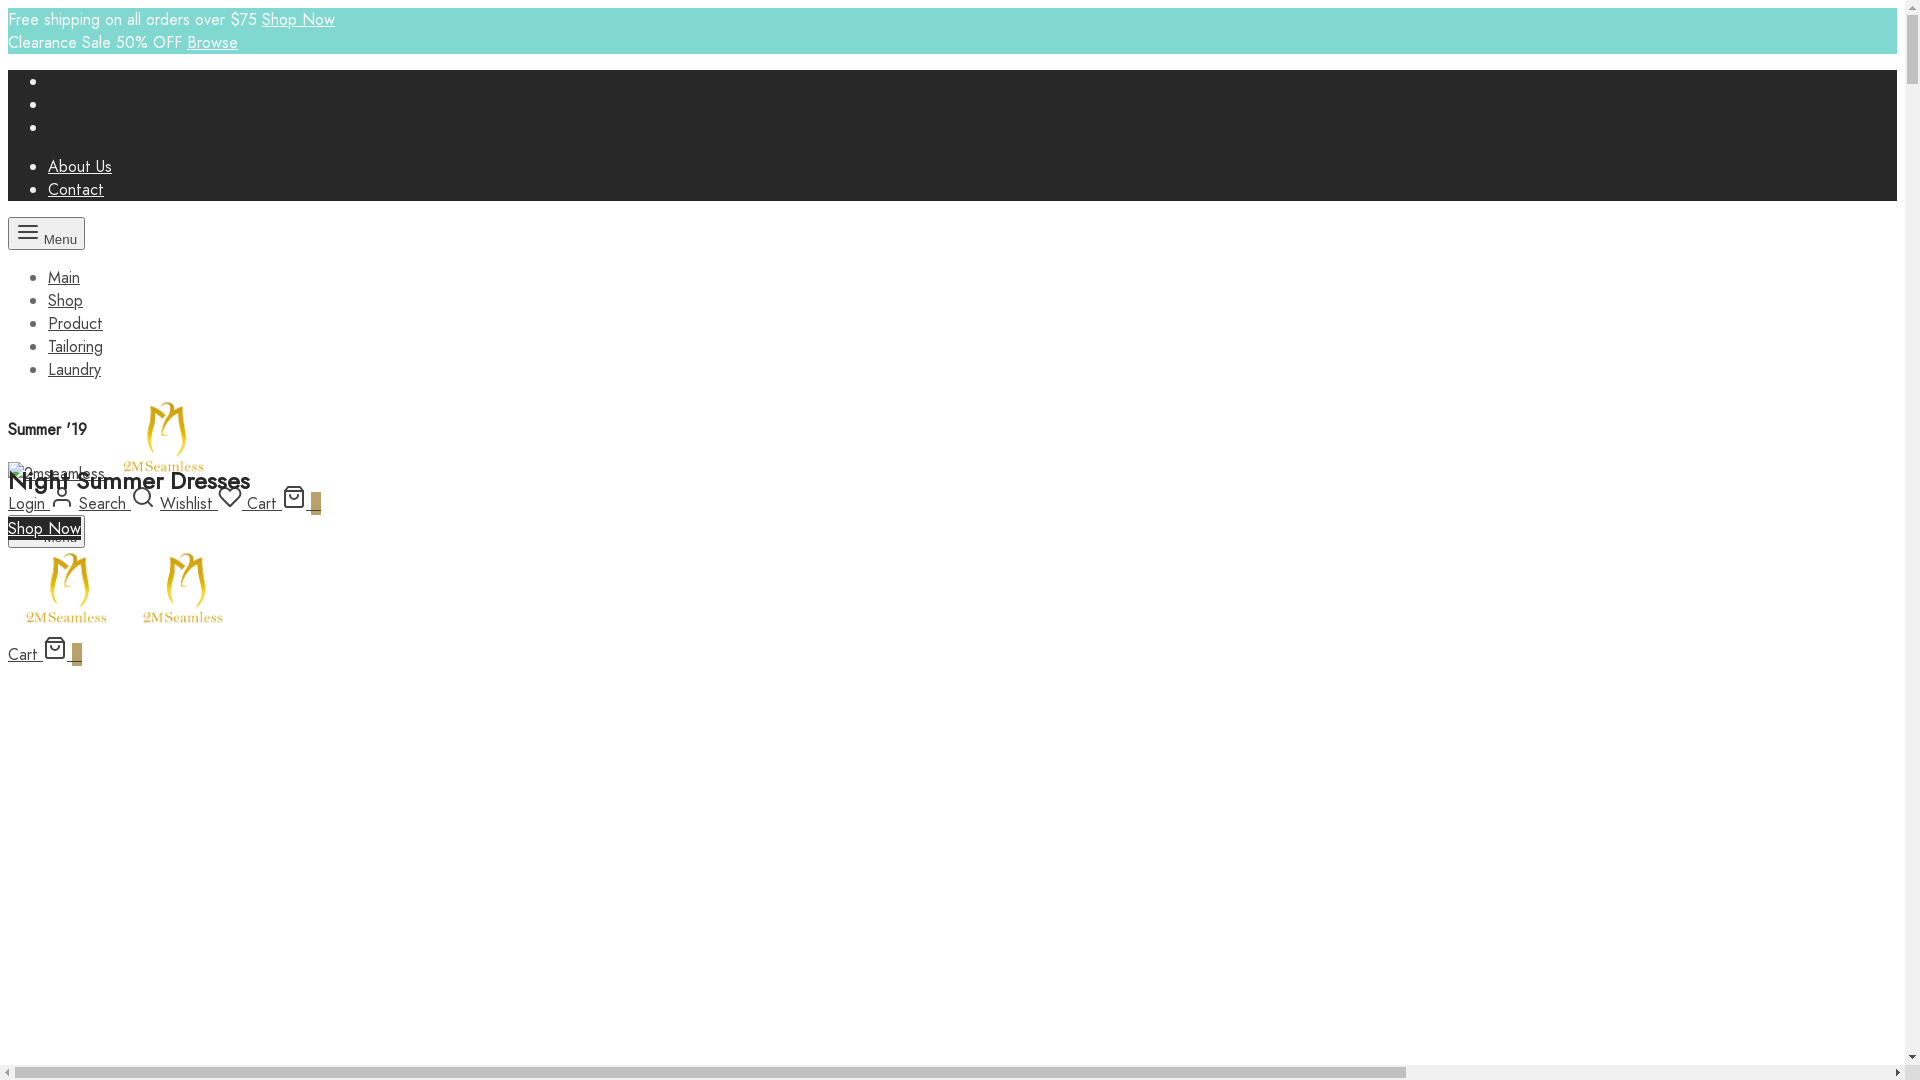 The height and width of the screenshot is (1080, 1920). I want to click on 'Contact', so click(76, 189).